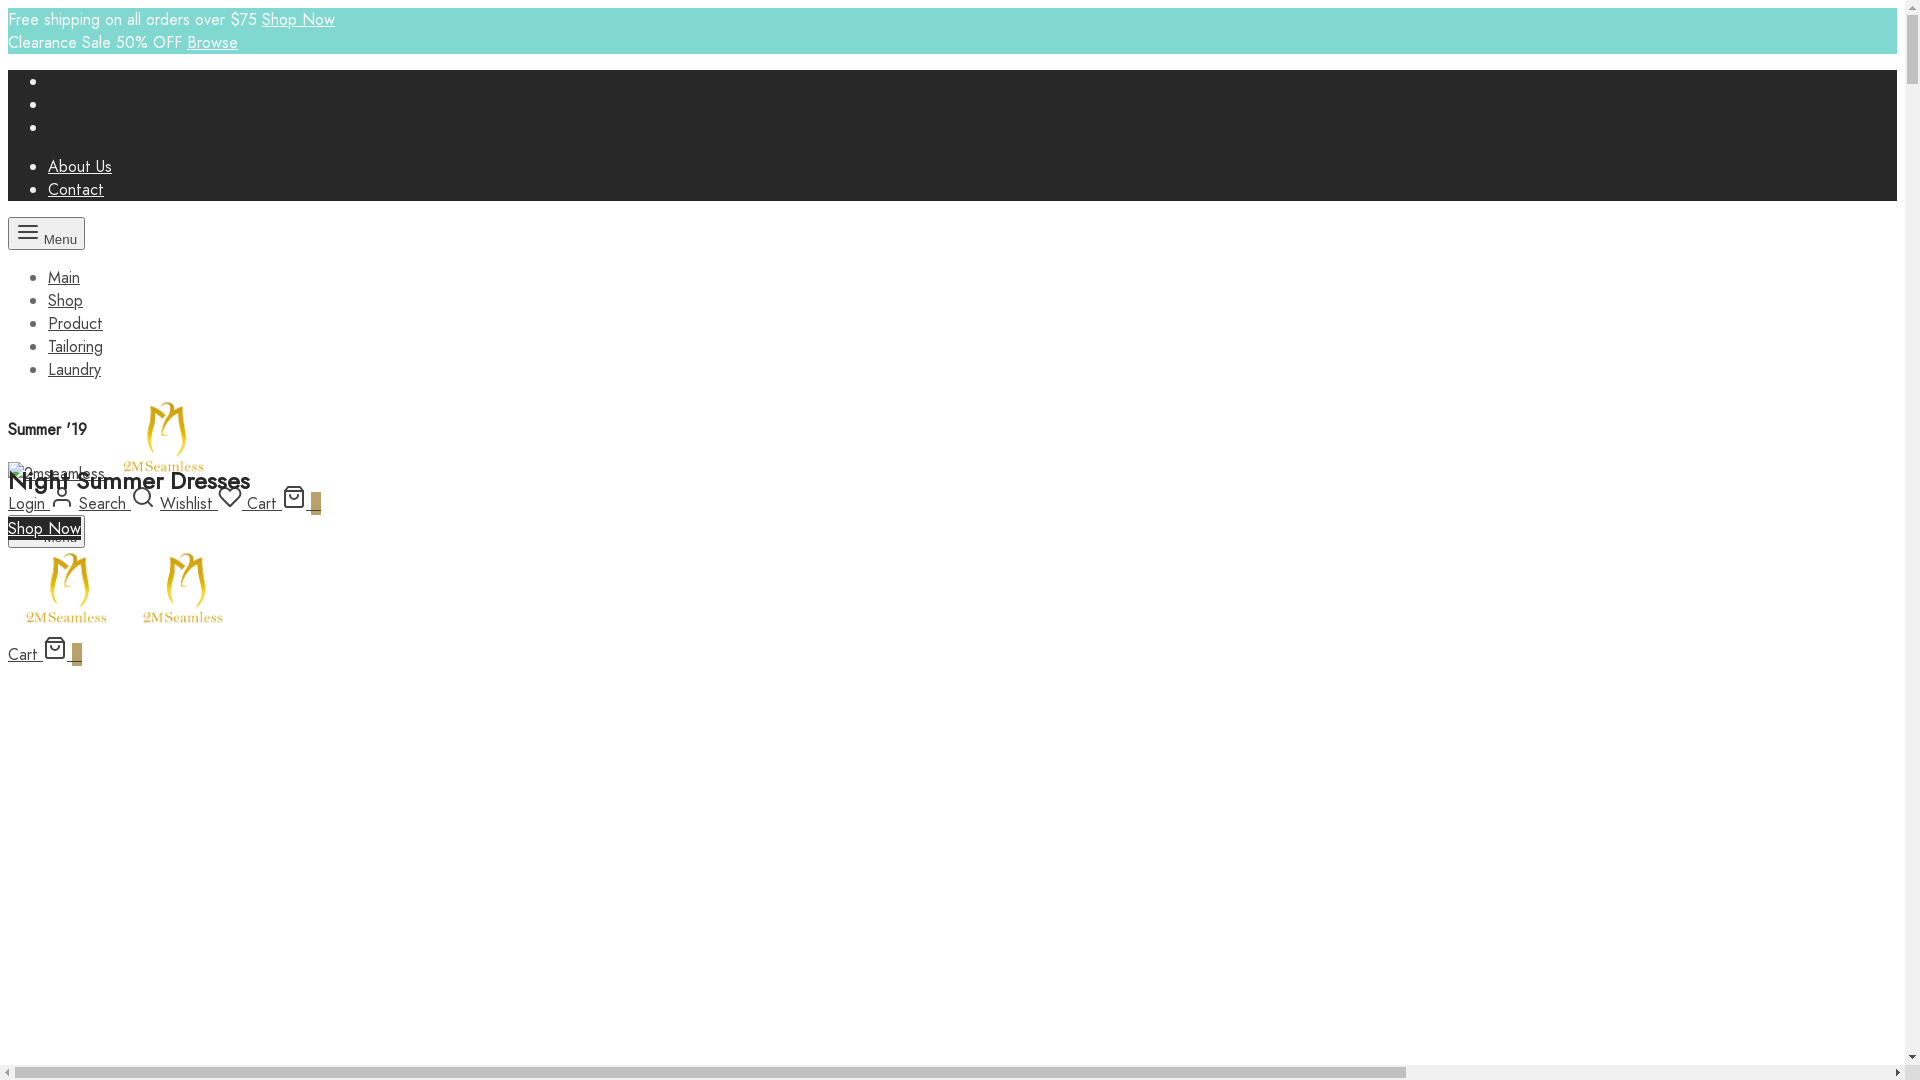 The height and width of the screenshot is (1080, 1920). I want to click on 'Contact', so click(76, 189).